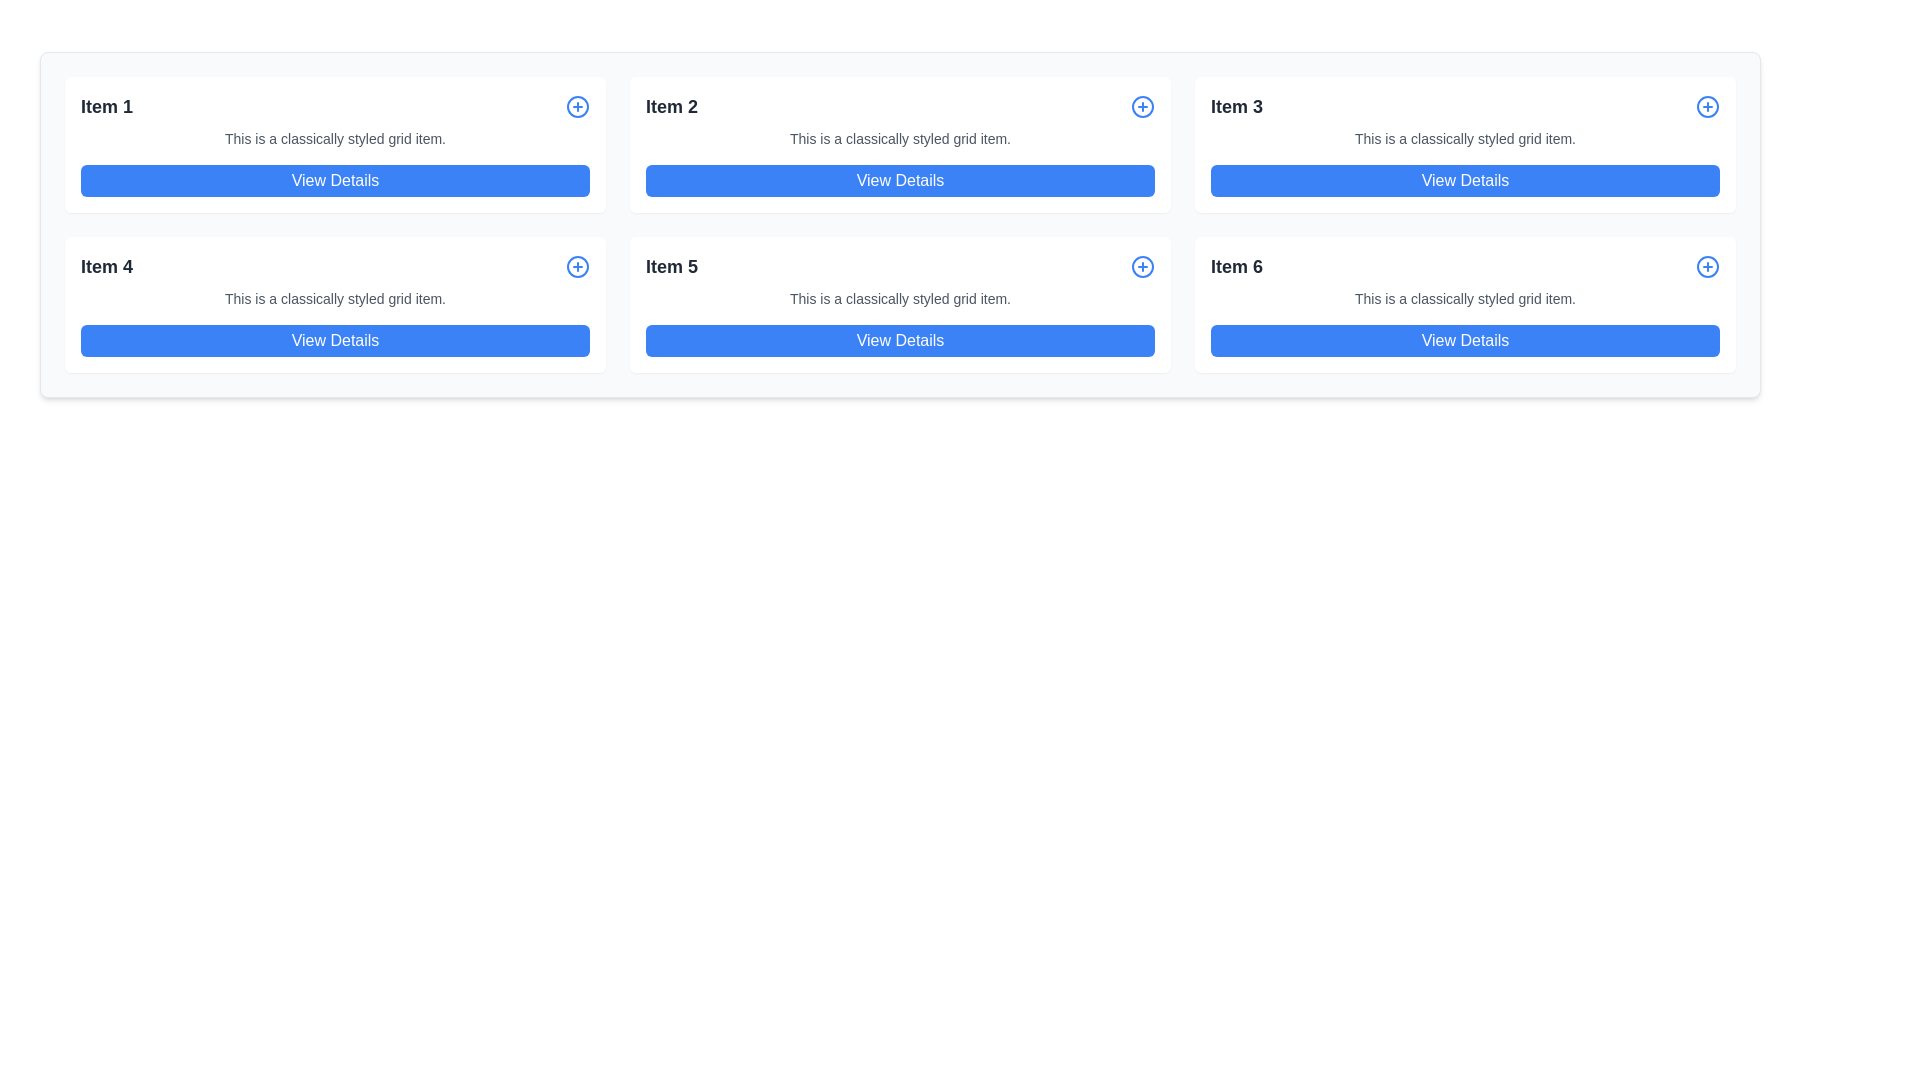 Image resolution: width=1920 pixels, height=1080 pixels. I want to click on the plus icon button located to the right of the text 'Item 5', so click(1142, 265).